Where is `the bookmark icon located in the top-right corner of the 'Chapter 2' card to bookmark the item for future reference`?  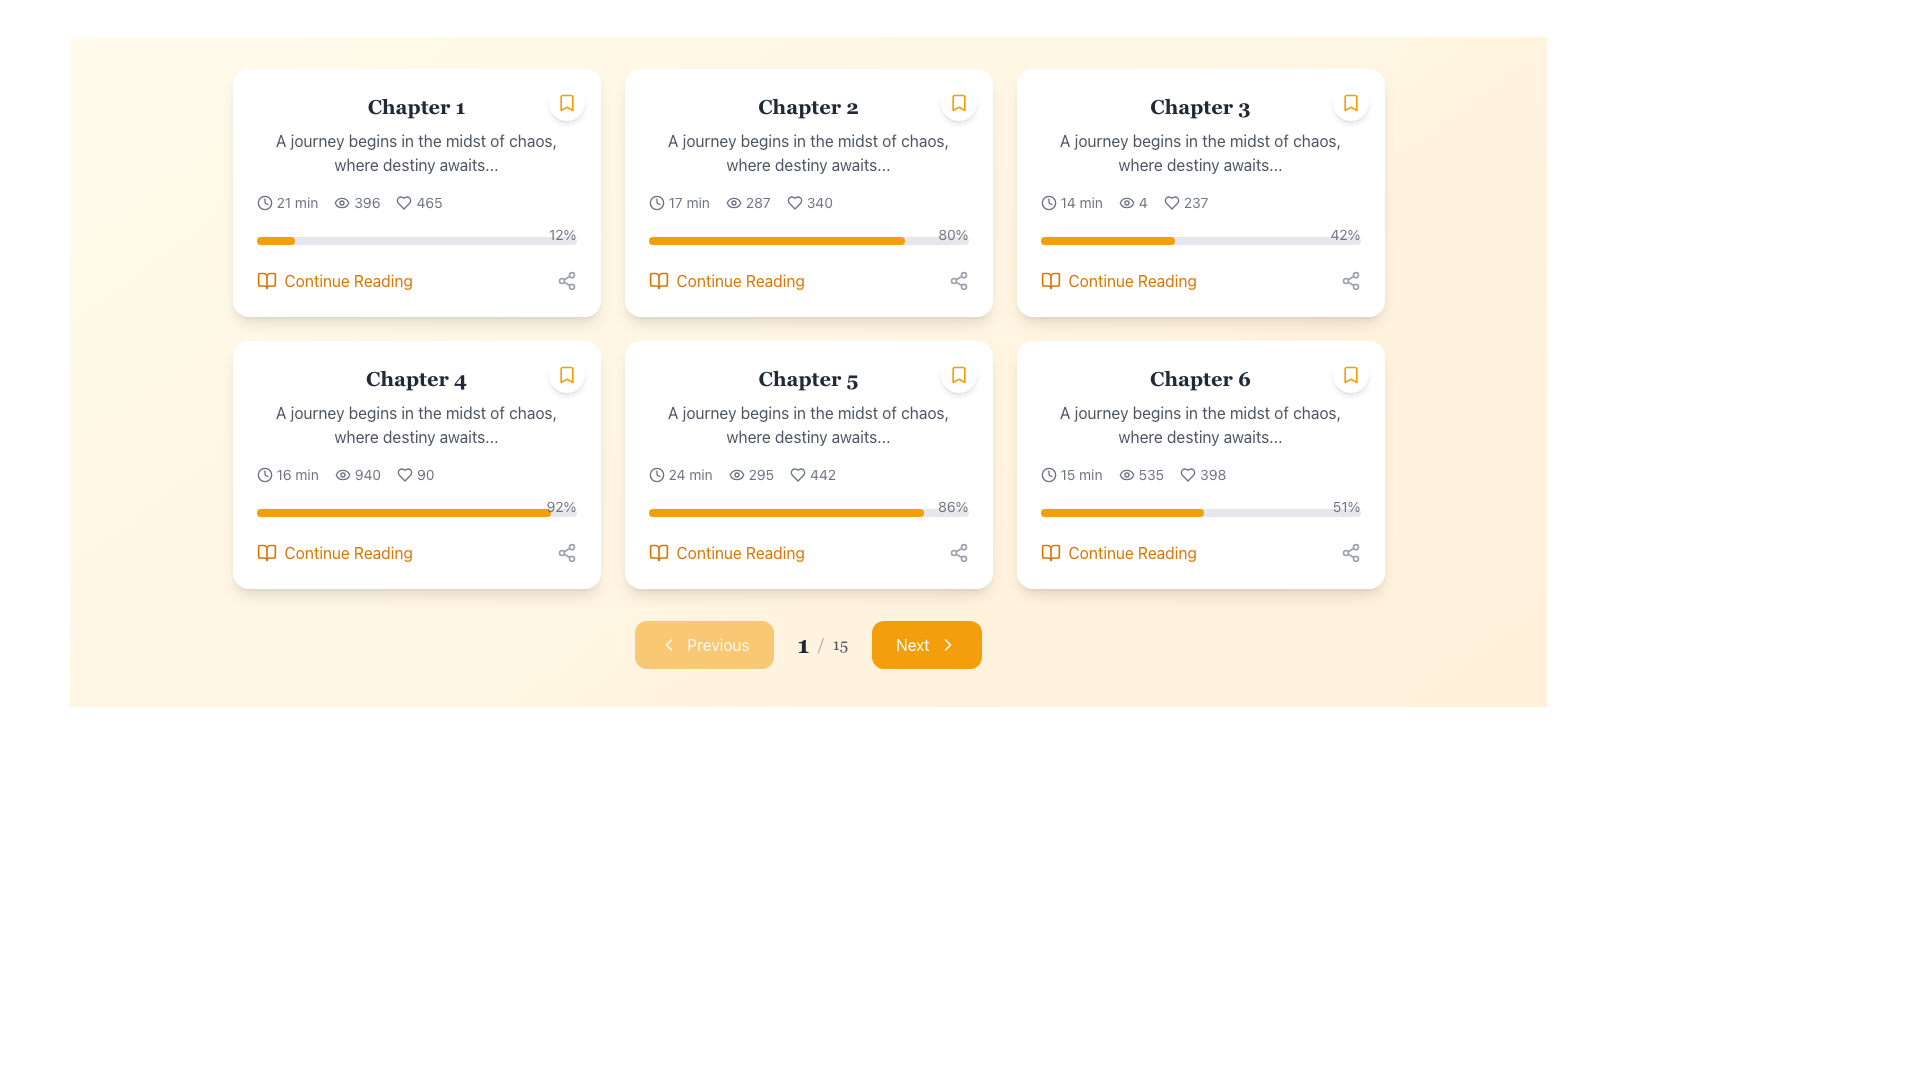
the bookmark icon located in the top-right corner of the 'Chapter 2' card to bookmark the item for future reference is located at coordinates (957, 103).